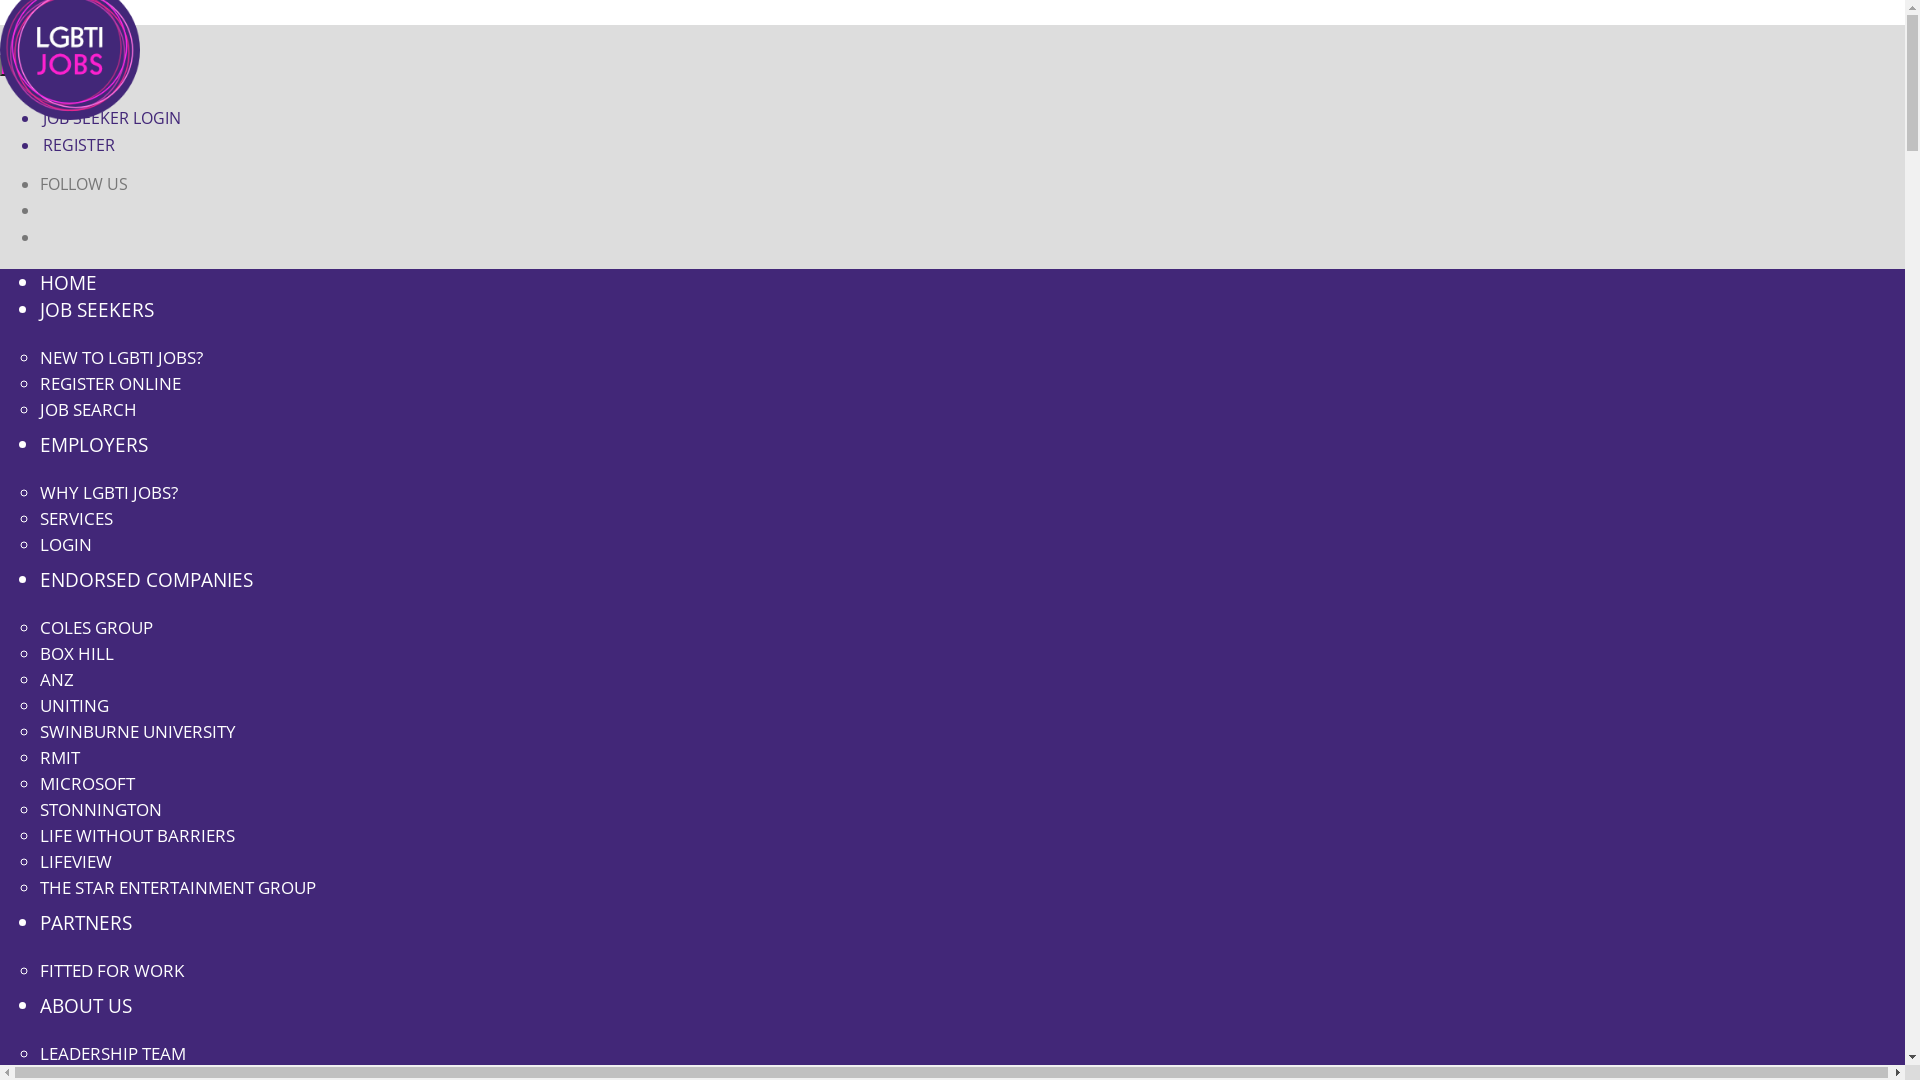 The height and width of the screenshot is (1080, 1920). Describe the element at coordinates (109, 118) in the screenshot. I see `'JOB SEEKER LOGIN'` at that location.